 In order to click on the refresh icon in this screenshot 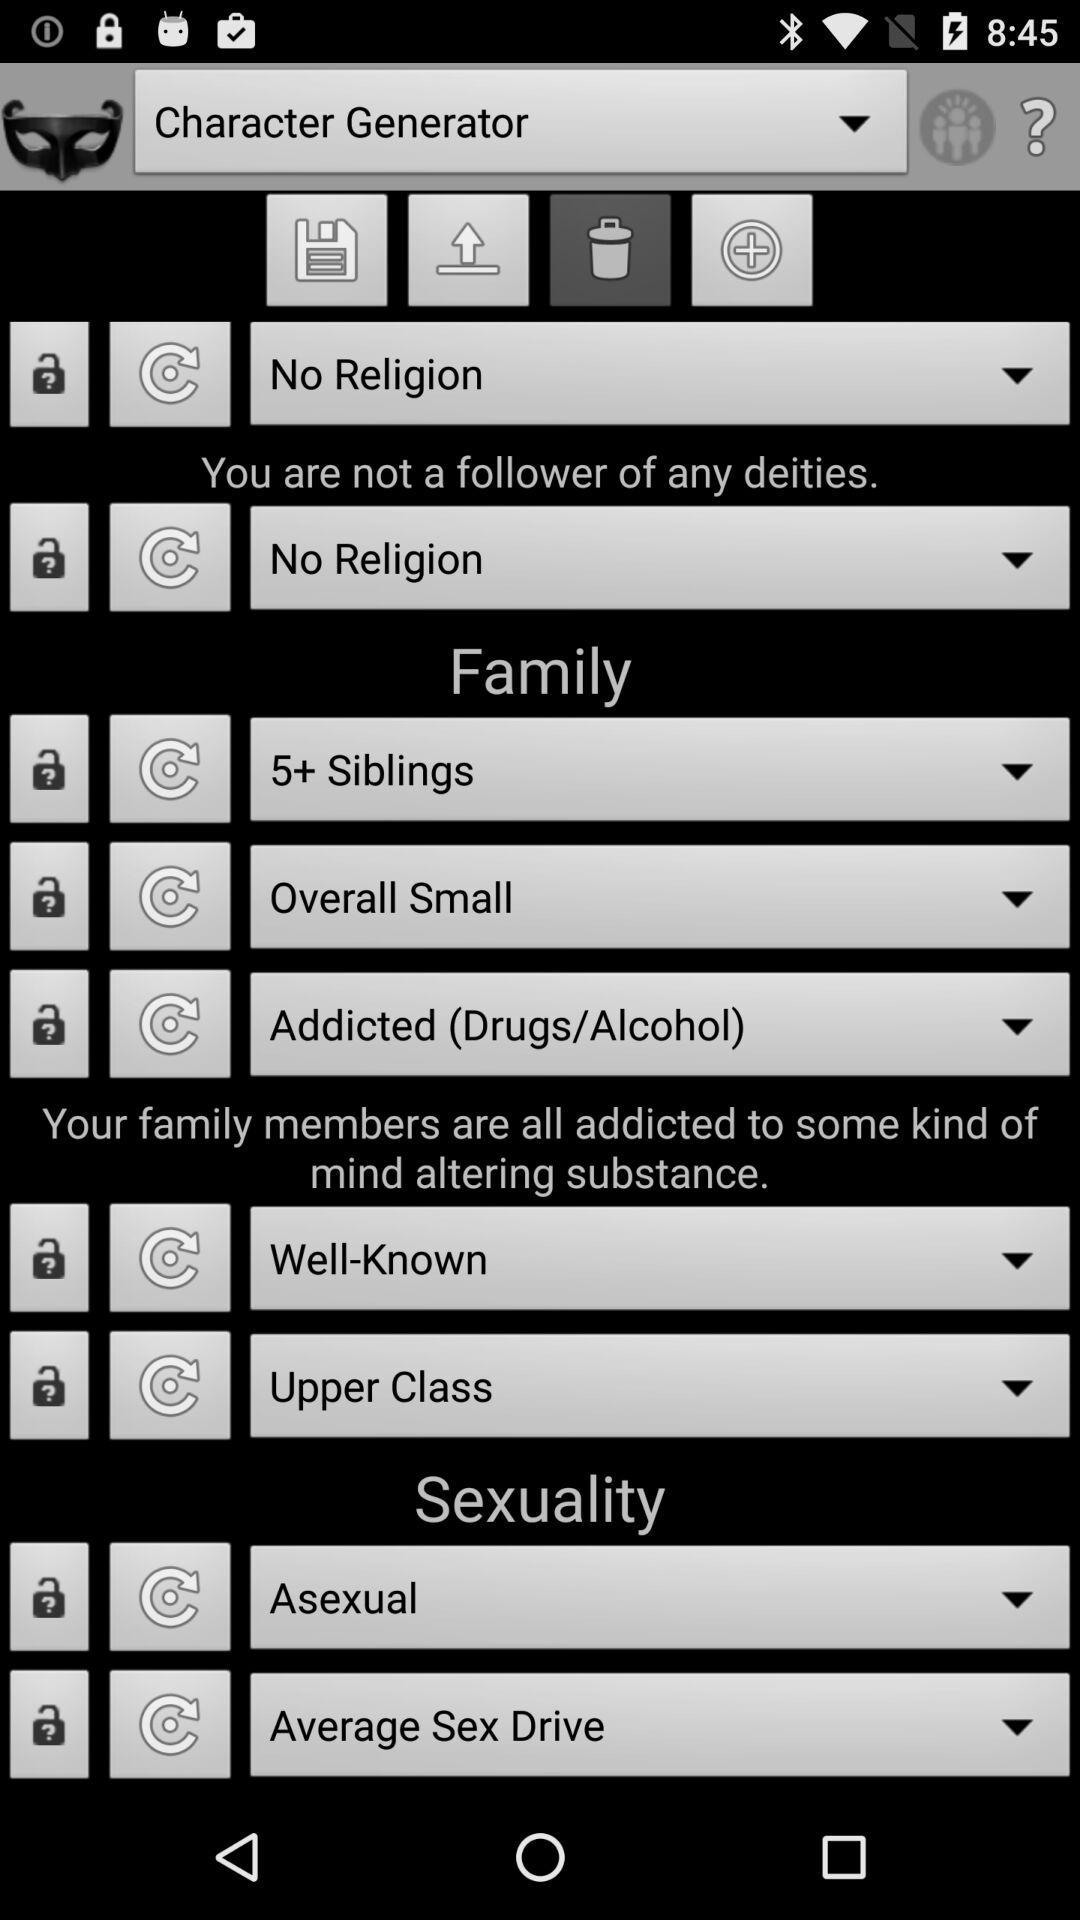, I will do `click(169, 1101)`.